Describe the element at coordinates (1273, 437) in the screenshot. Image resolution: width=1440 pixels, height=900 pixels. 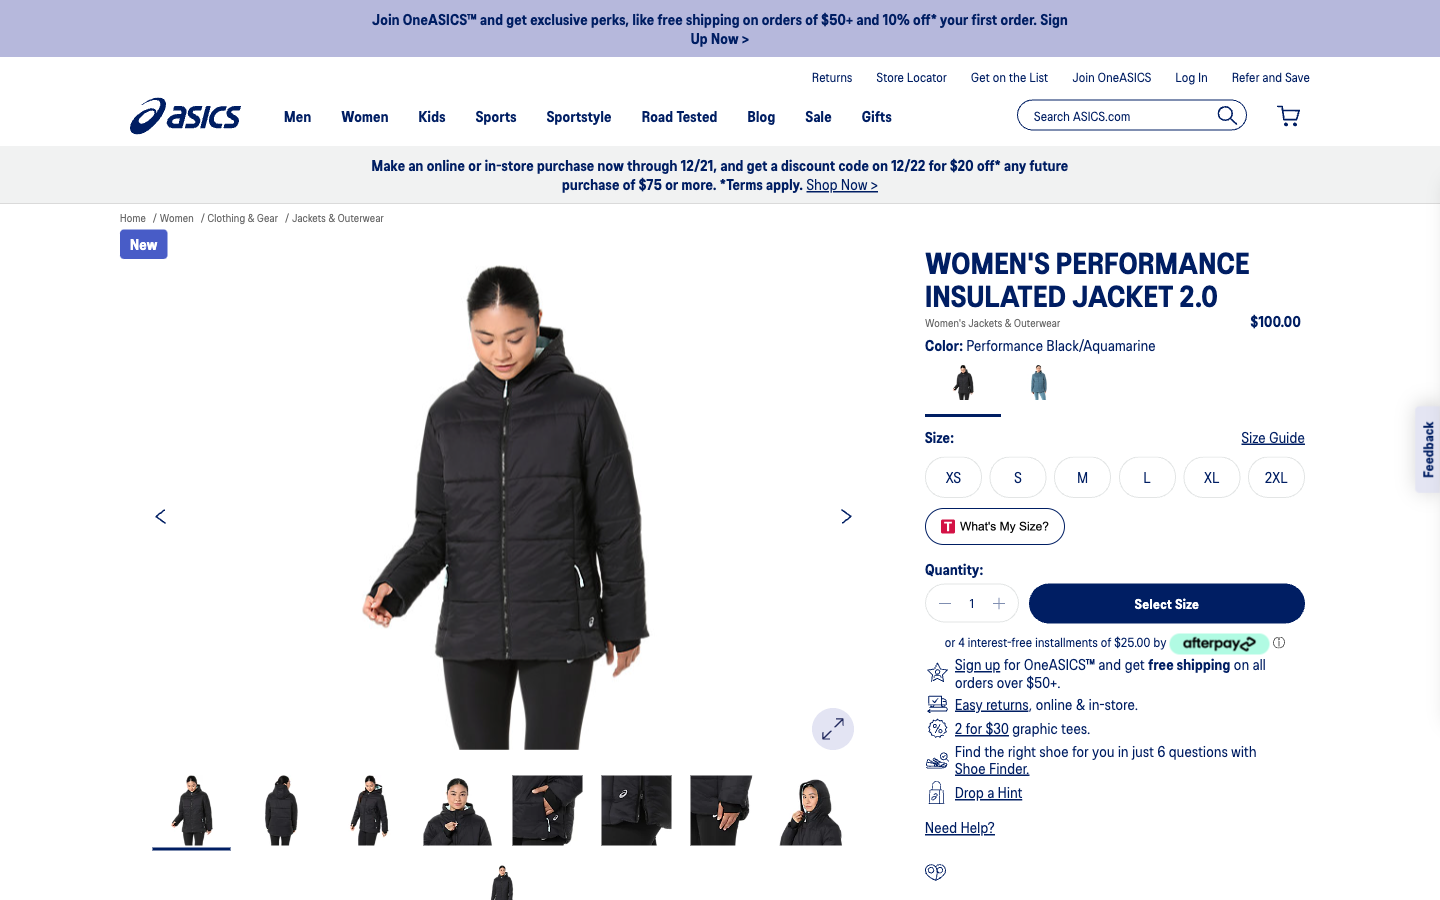
I see `Ascertain the correct size to select while buying` at that location.